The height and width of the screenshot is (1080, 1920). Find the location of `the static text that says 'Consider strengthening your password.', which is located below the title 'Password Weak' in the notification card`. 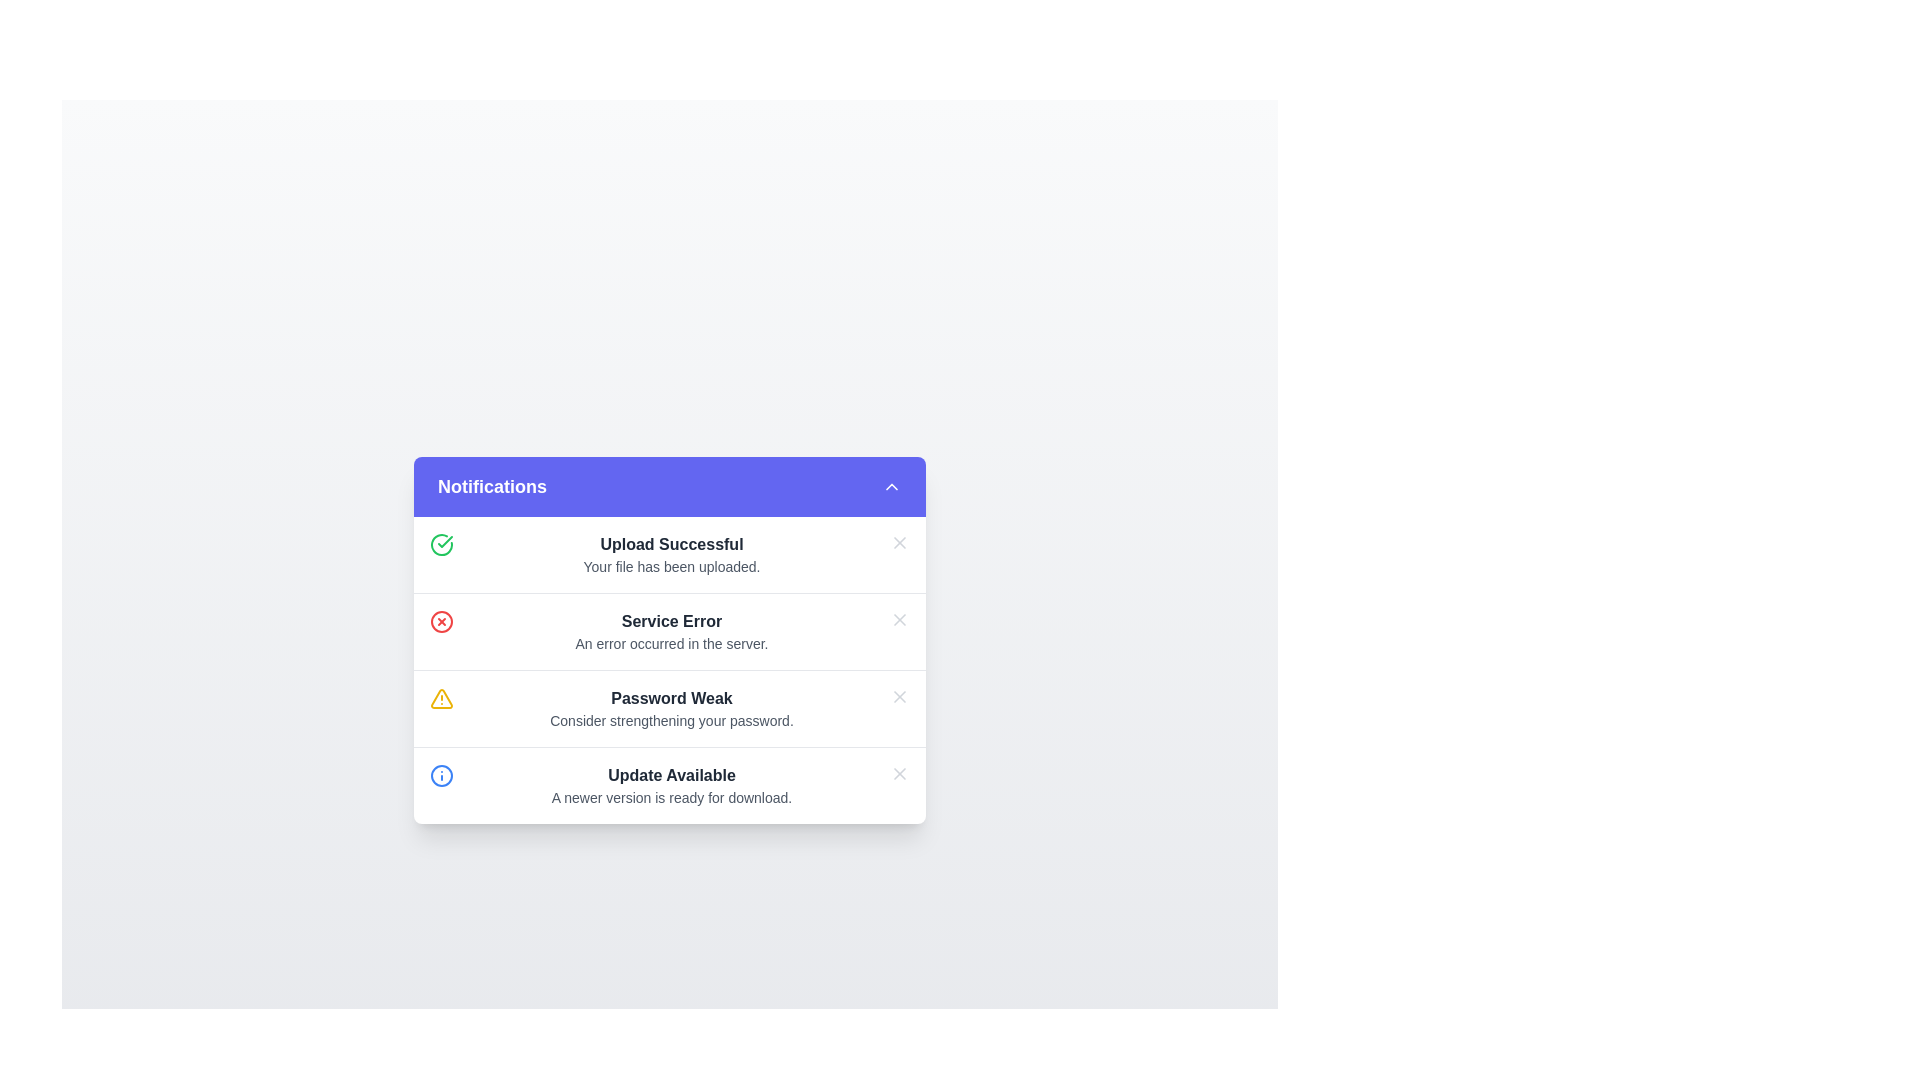

the static text that says 'Consider strengthening your password.', which is located below the title 'Password Weak' in the notification card is located at coordinates (672, 720).